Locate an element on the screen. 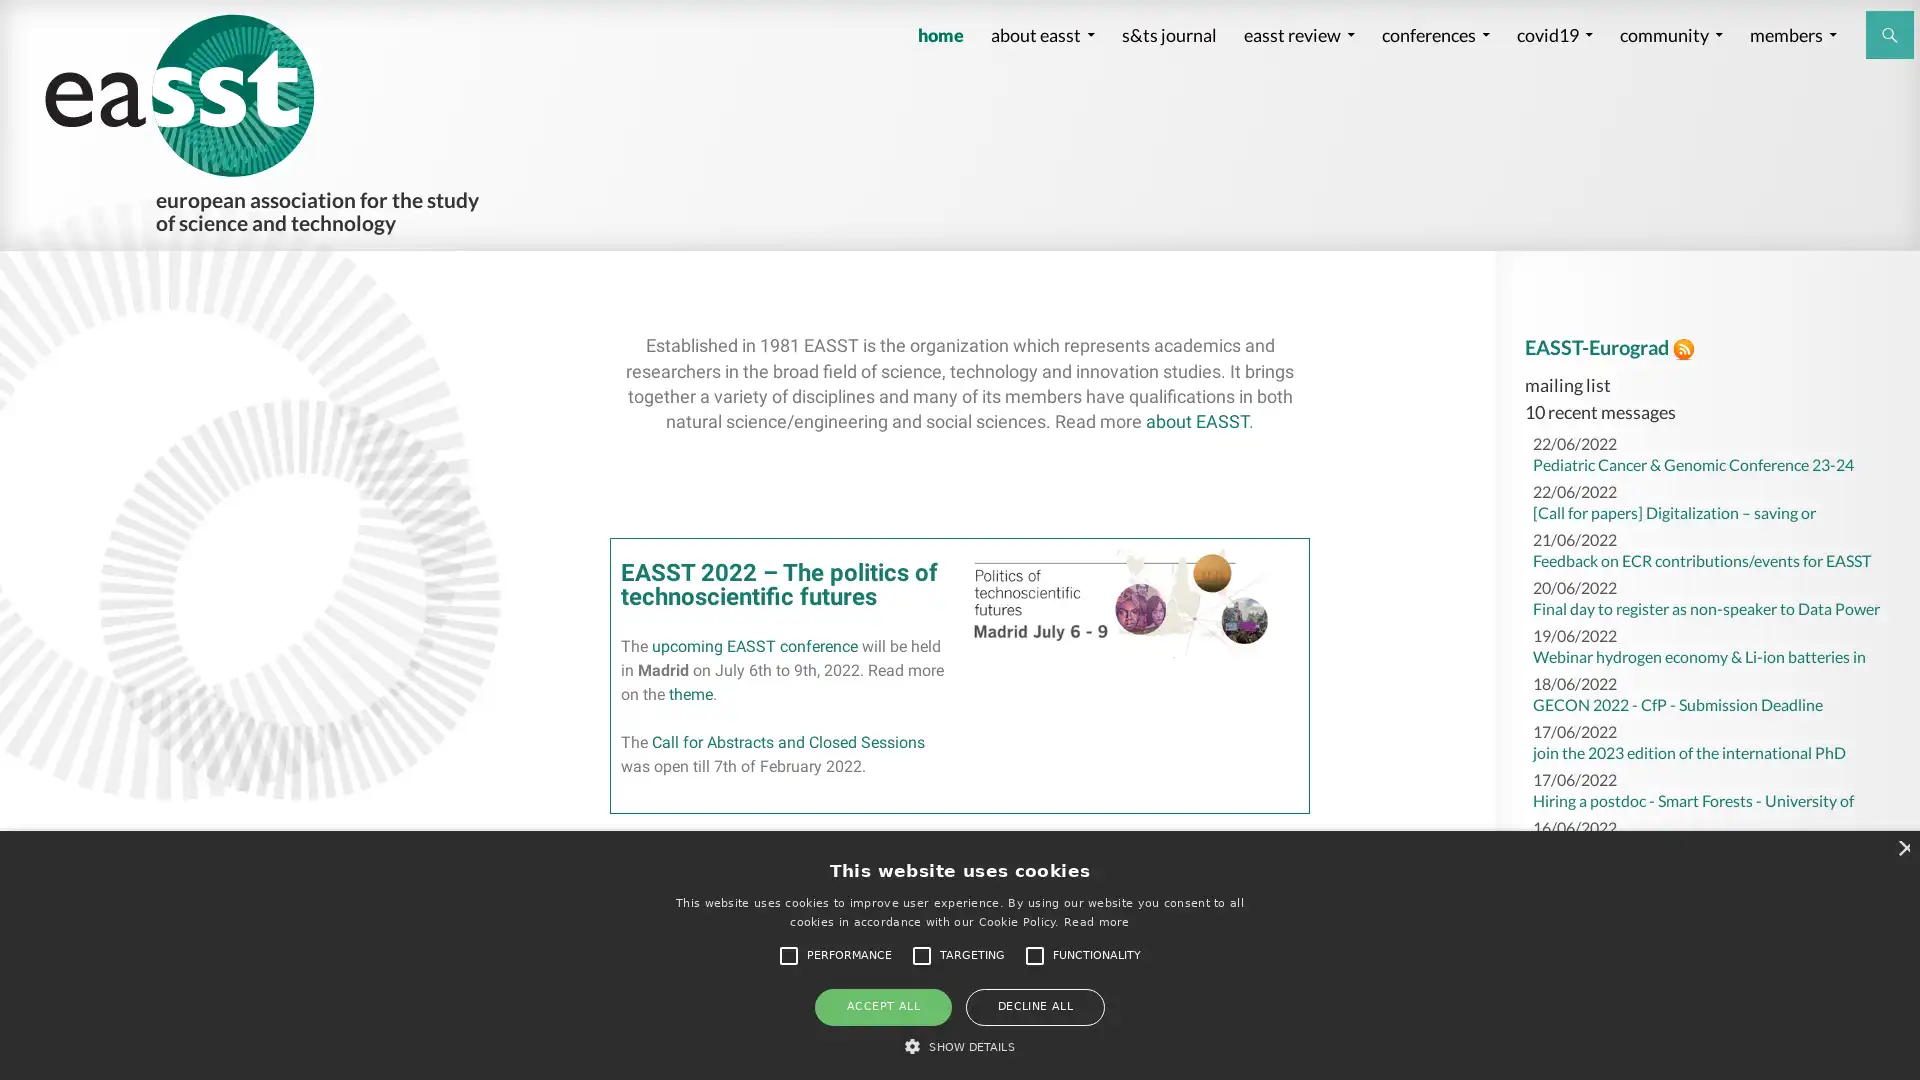  SHOW DETAILS is located at coordinates (958, 1044).